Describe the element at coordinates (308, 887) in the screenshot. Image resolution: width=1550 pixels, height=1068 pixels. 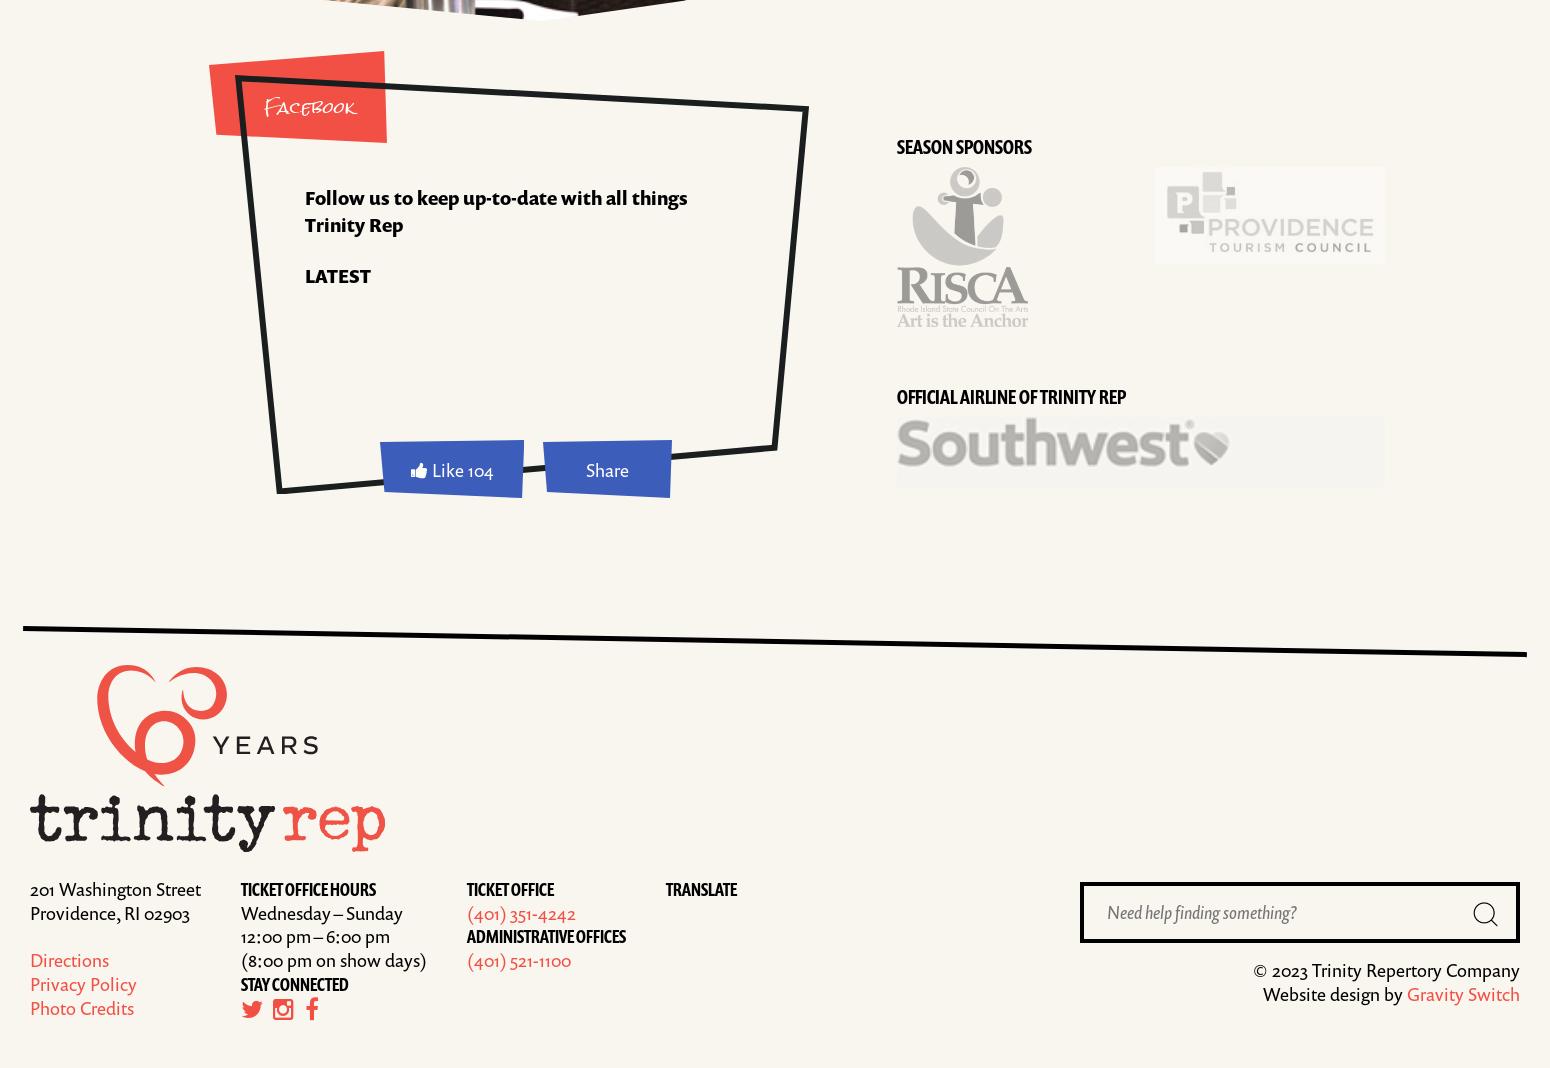
I see `'Ticket Office Hours'` at that location.